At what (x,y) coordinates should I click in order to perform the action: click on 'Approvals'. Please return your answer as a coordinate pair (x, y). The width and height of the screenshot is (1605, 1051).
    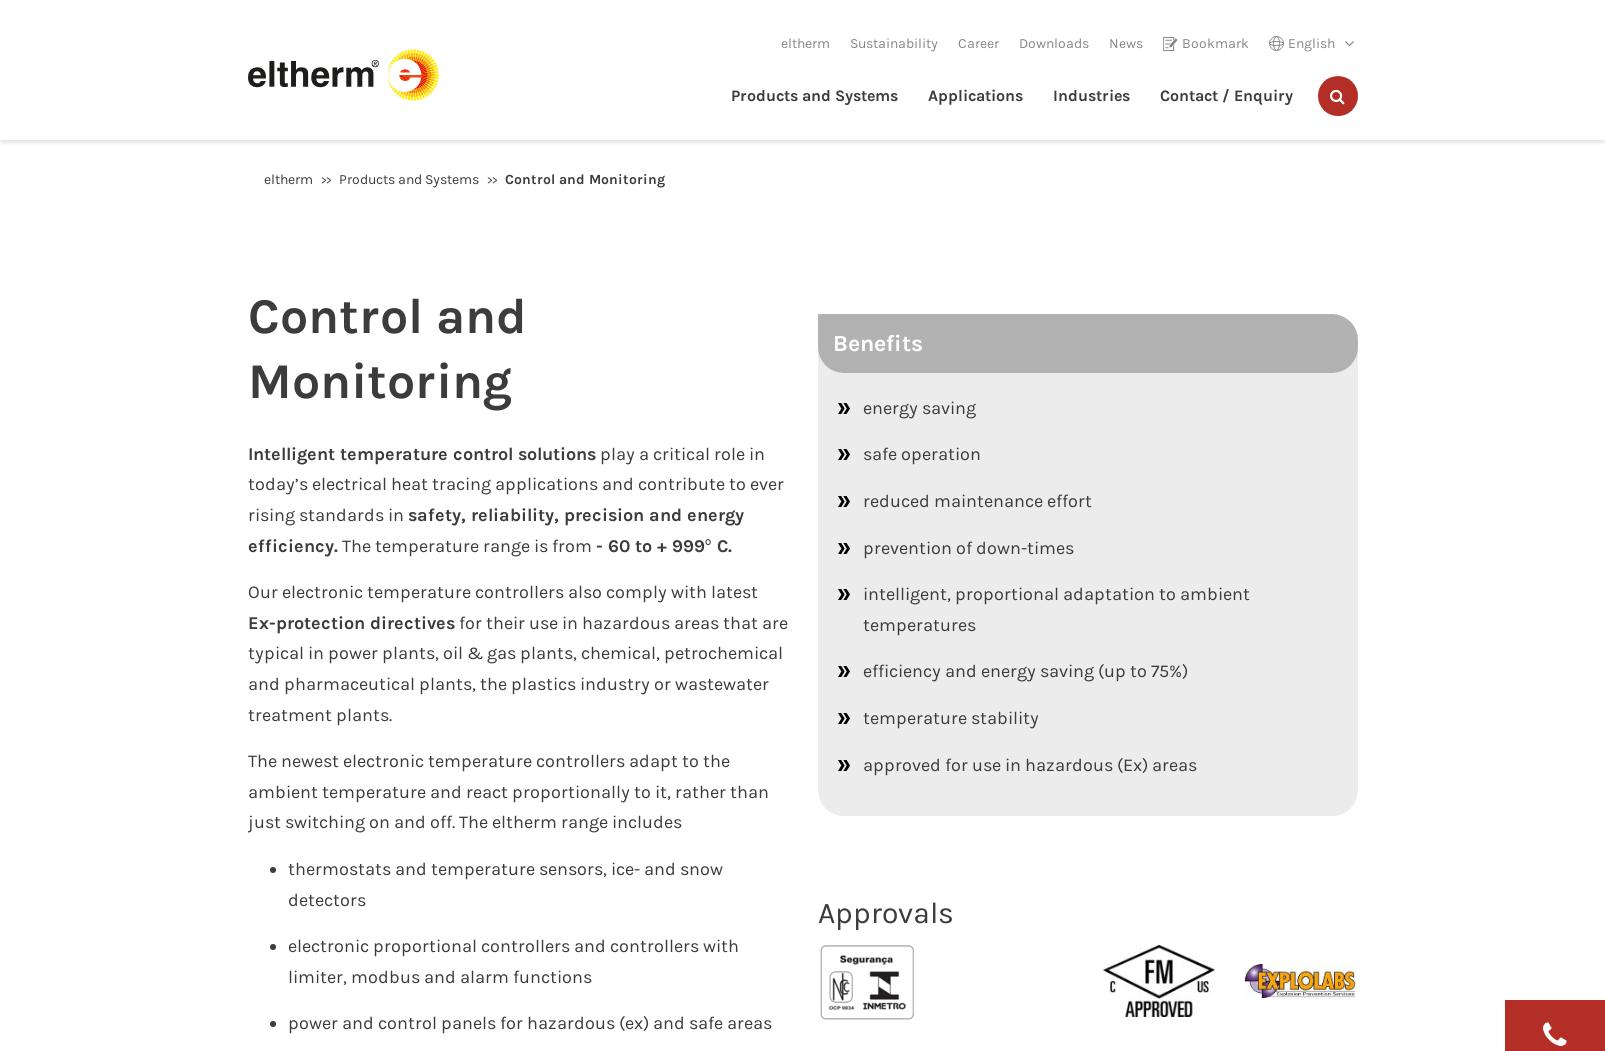
    Looking at the image, I should click on (884, 913).